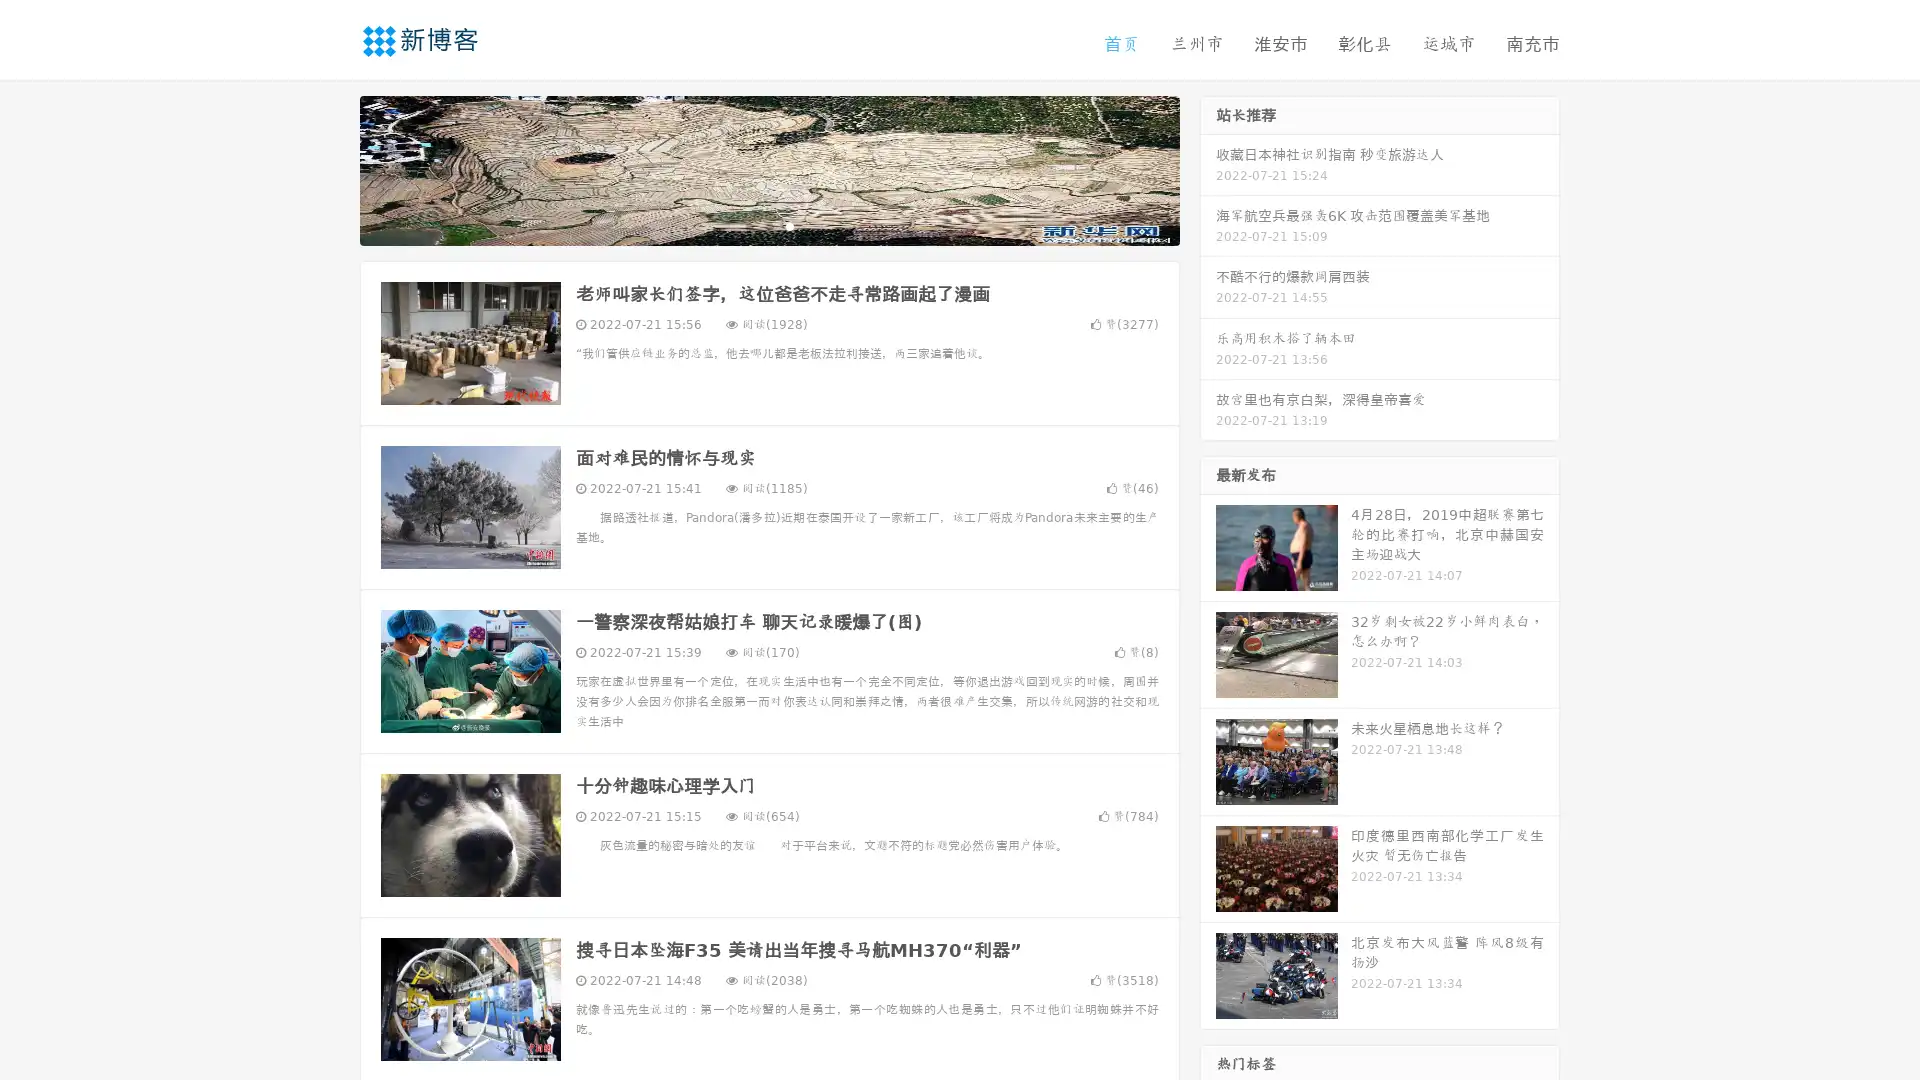 The width and height of the screenshot is (1920, 1080). I want to click on Go to slide 3, so click(789, 225).